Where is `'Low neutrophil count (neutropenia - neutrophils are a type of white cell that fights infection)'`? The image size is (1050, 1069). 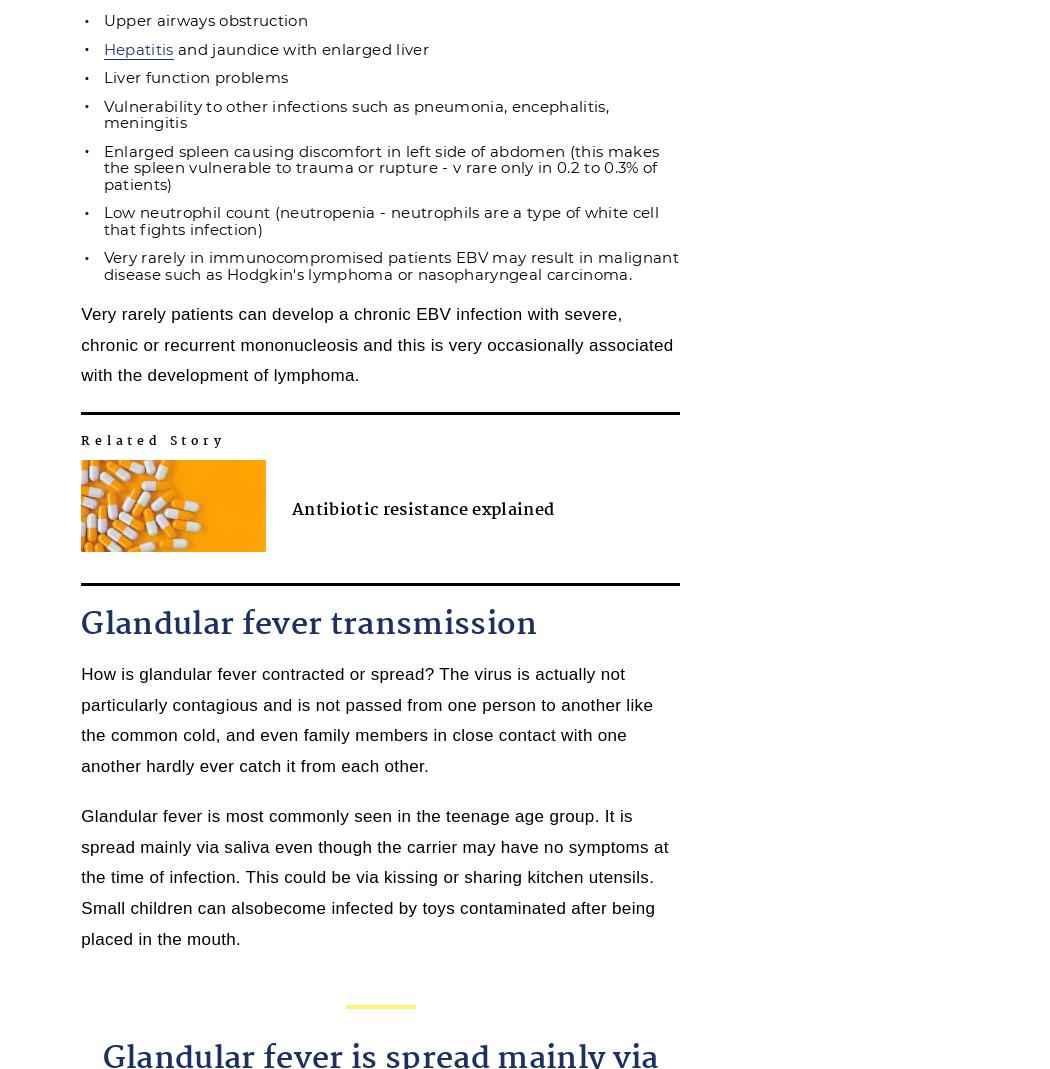 'Low neutrophil count (neutropenia - neutrophils are a type of white cell that fights infection)' is located at coordinates (381, 219).